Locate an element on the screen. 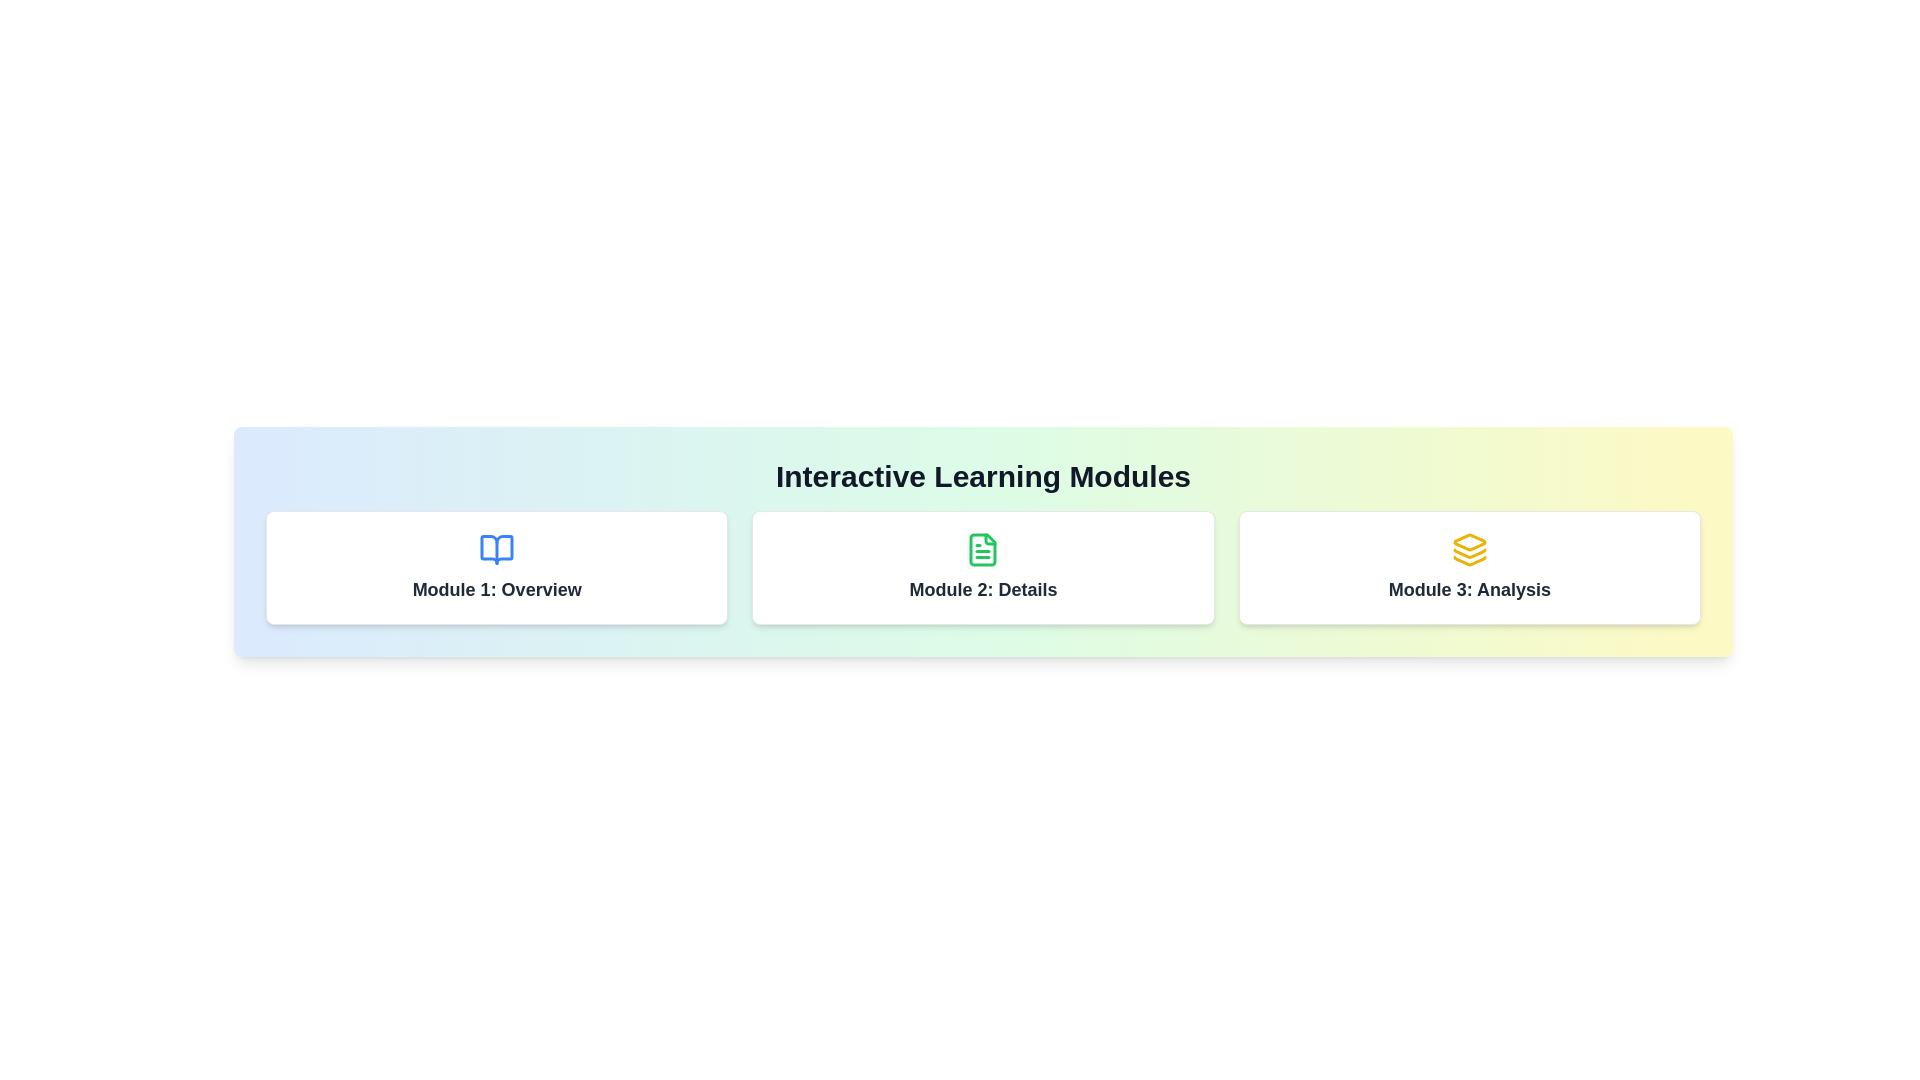  contents of the text label displaying 'Module 2: Details' which is centrally positioned in the interface of the 'Interactive Learning Modules' is located at coordinates (983, 589).